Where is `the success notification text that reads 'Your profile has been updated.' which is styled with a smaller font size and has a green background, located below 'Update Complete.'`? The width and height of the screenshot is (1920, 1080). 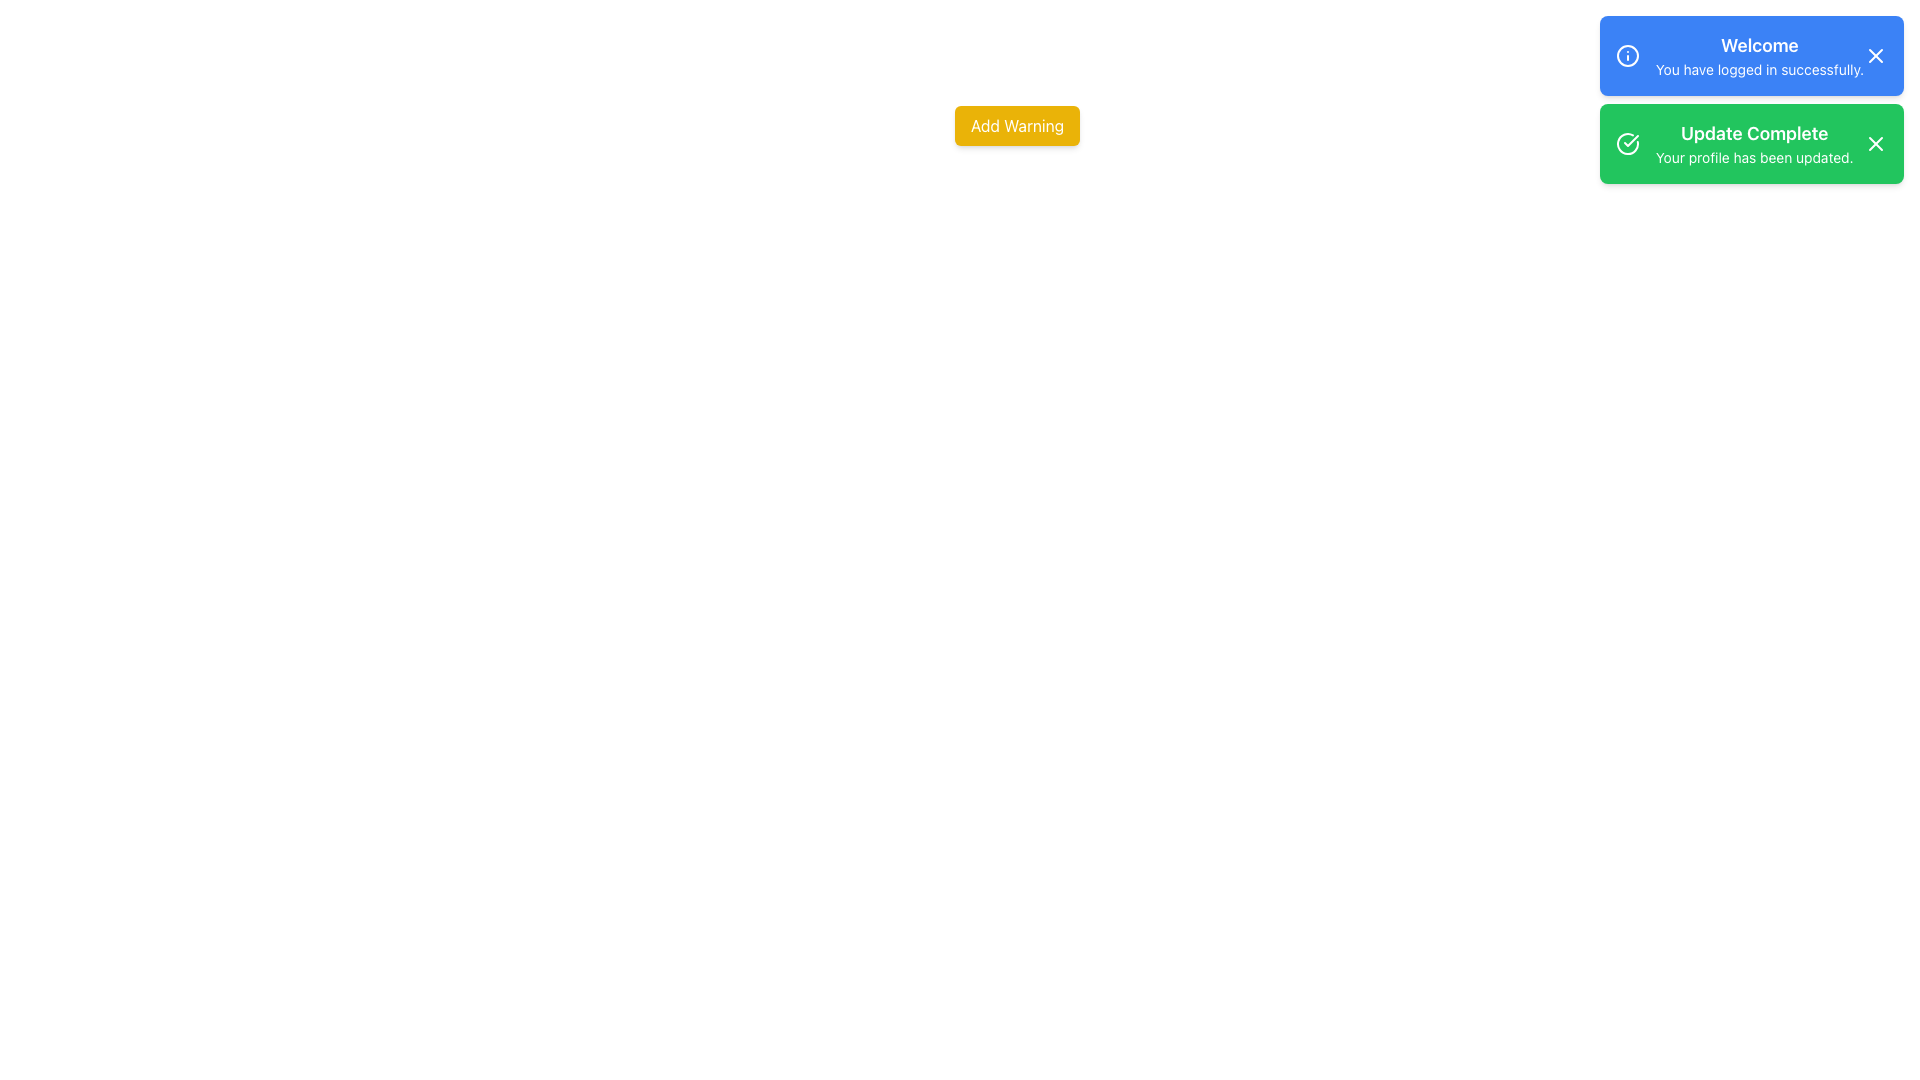
the success notification text that reads 'Your profile has been updated.' which is styled with a smaller font size and has a green background, located below 'Update Complete.' is located at coordinates (1753, 157).